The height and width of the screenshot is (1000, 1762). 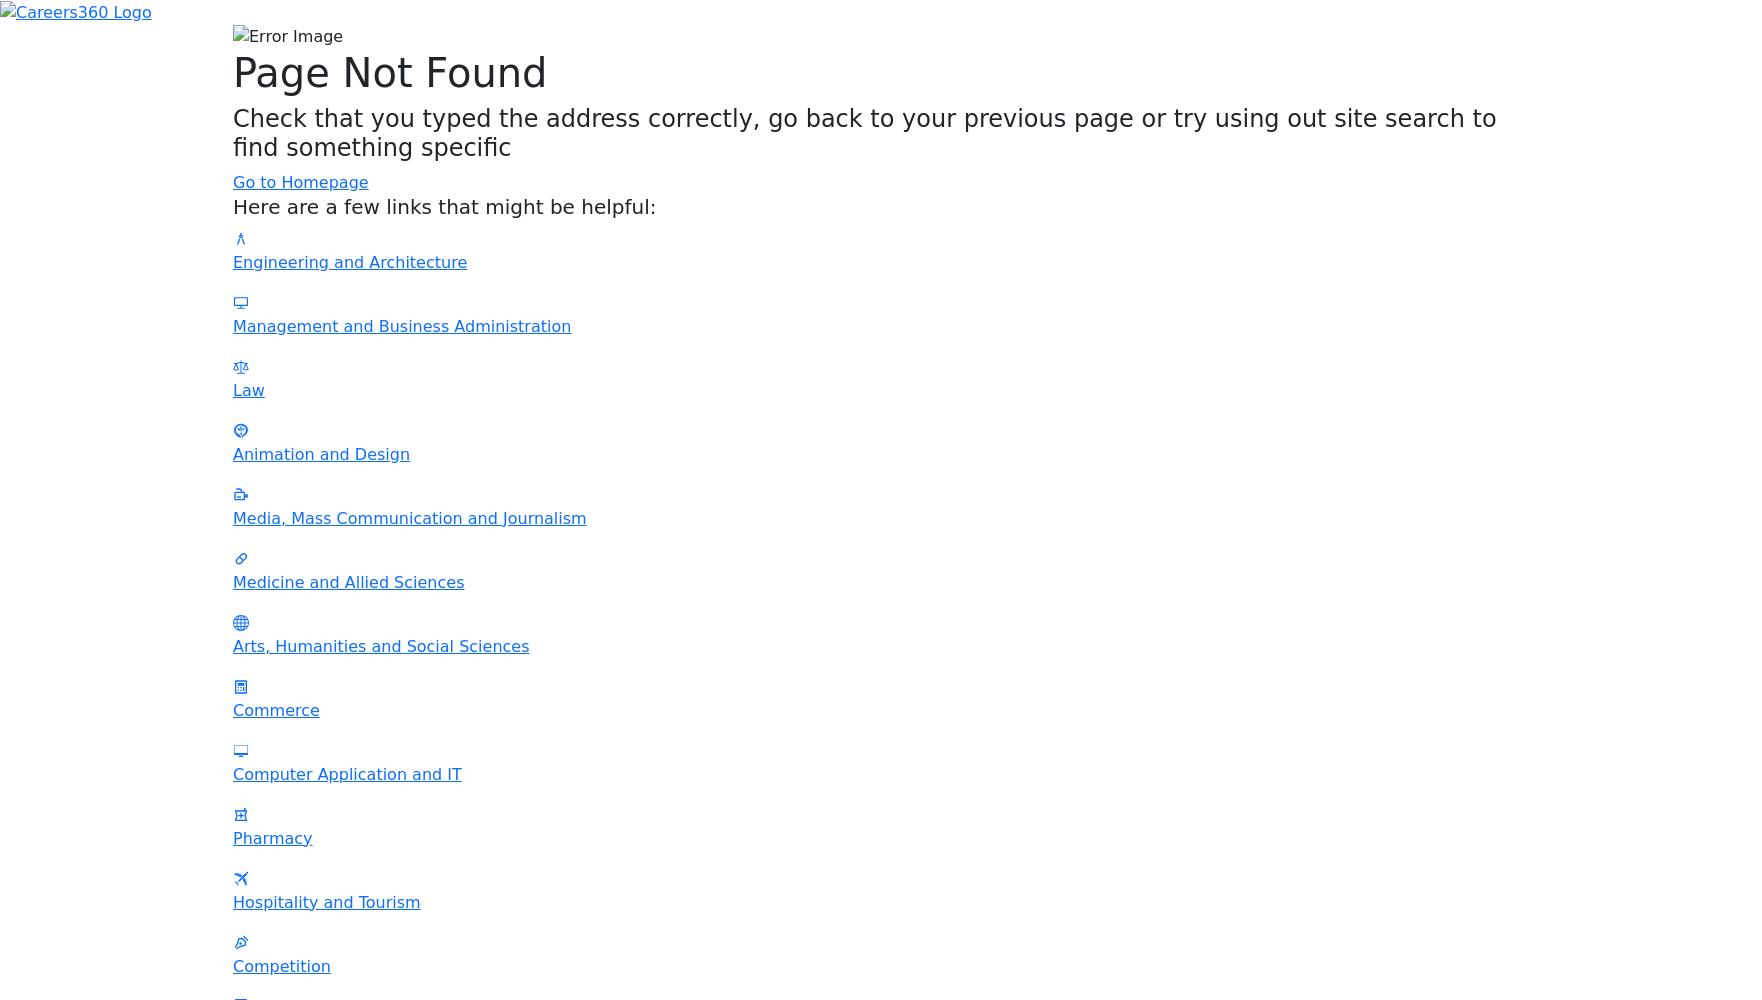 What do you see at coordinates (409, 517) in the screenshot?
I see `'Media, Mass Communication and Journalism'` at bounding box center [409, 517].